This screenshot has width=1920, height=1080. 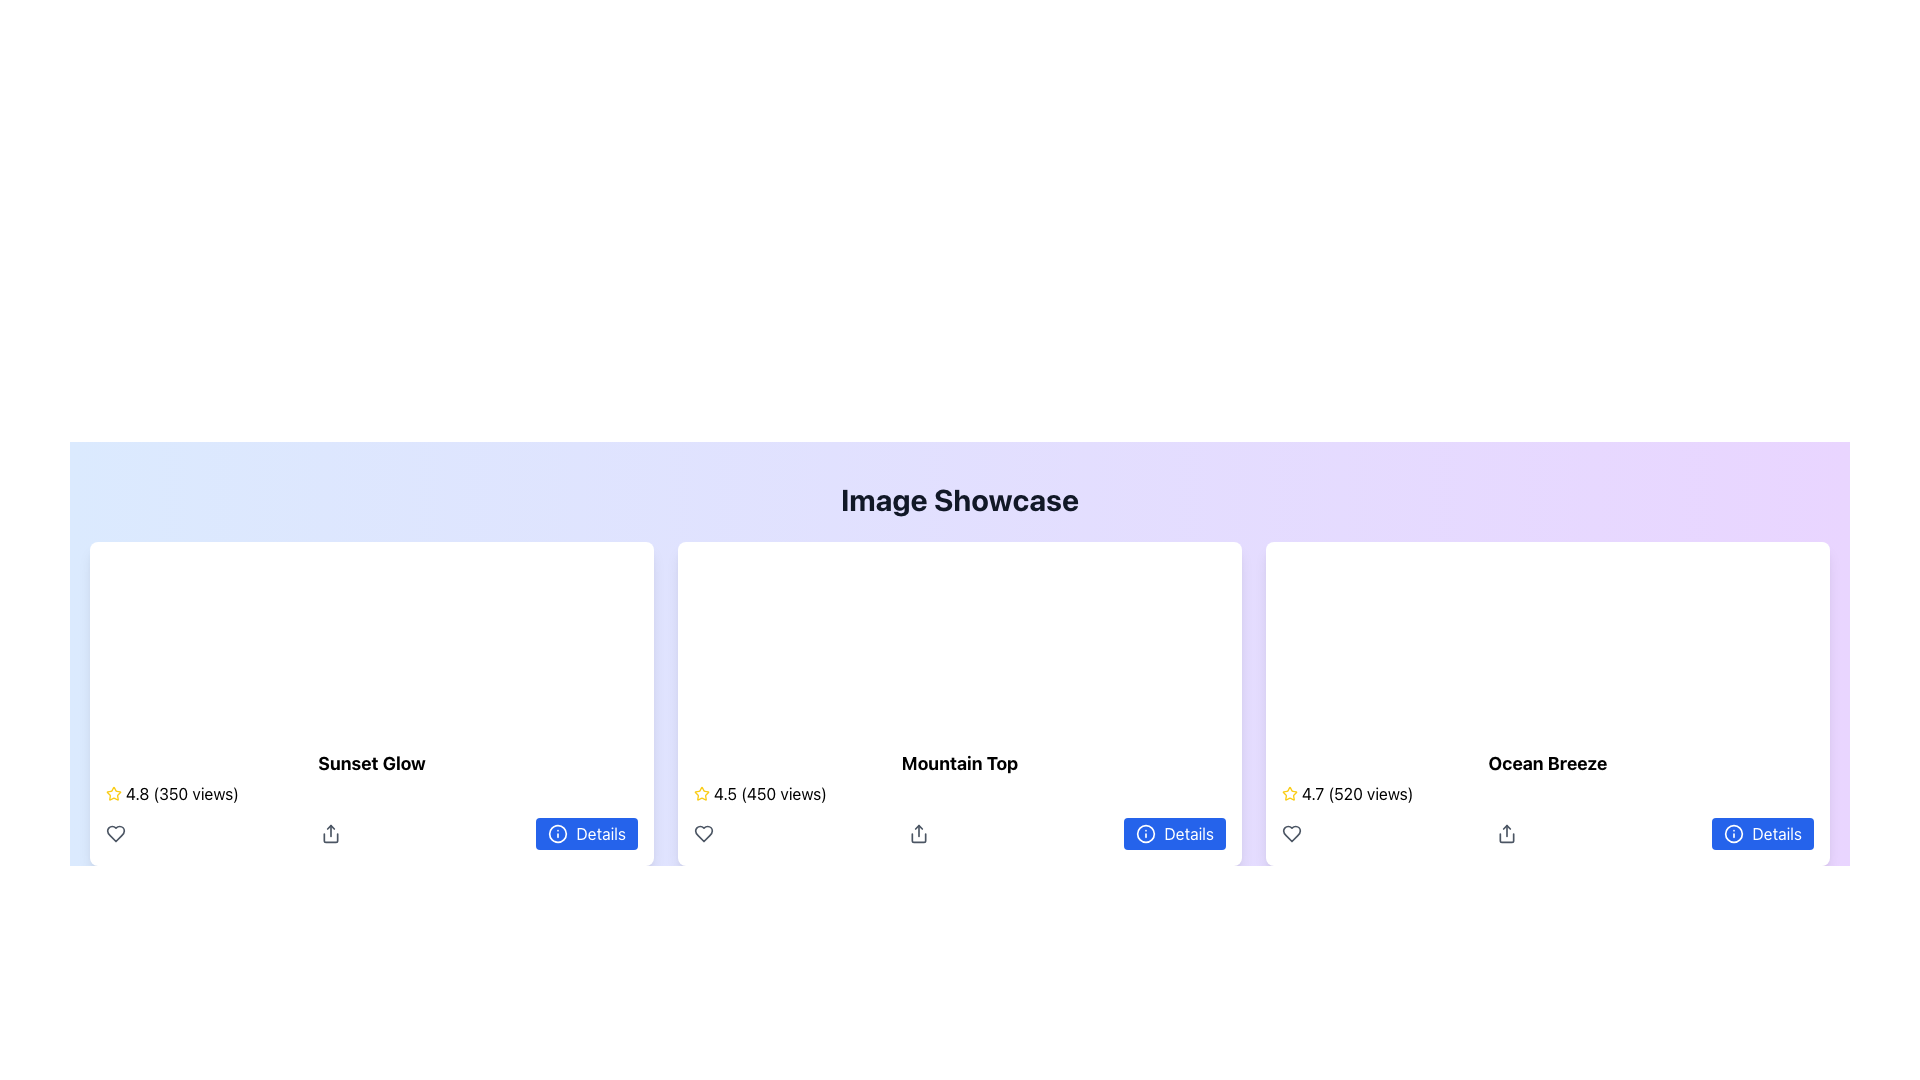 I want to click on the 'like' icon button located below the rating and views text in the 'Mountain Top' grid item, so click(x=704, y=833).